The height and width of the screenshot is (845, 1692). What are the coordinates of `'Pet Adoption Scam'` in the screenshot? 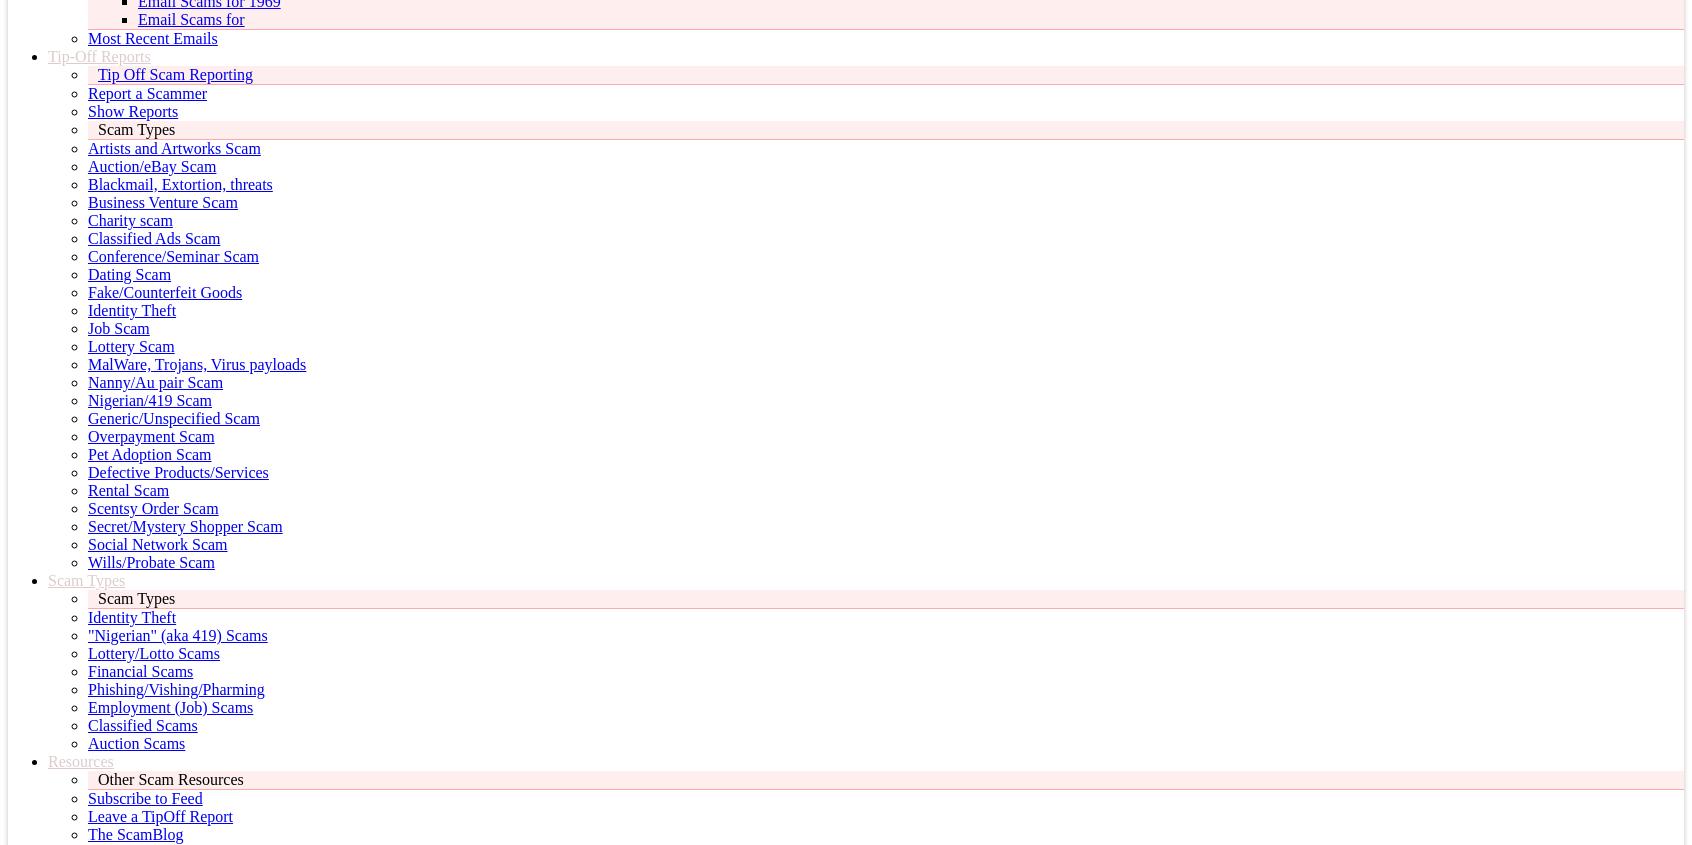 It's located at (148, 454).